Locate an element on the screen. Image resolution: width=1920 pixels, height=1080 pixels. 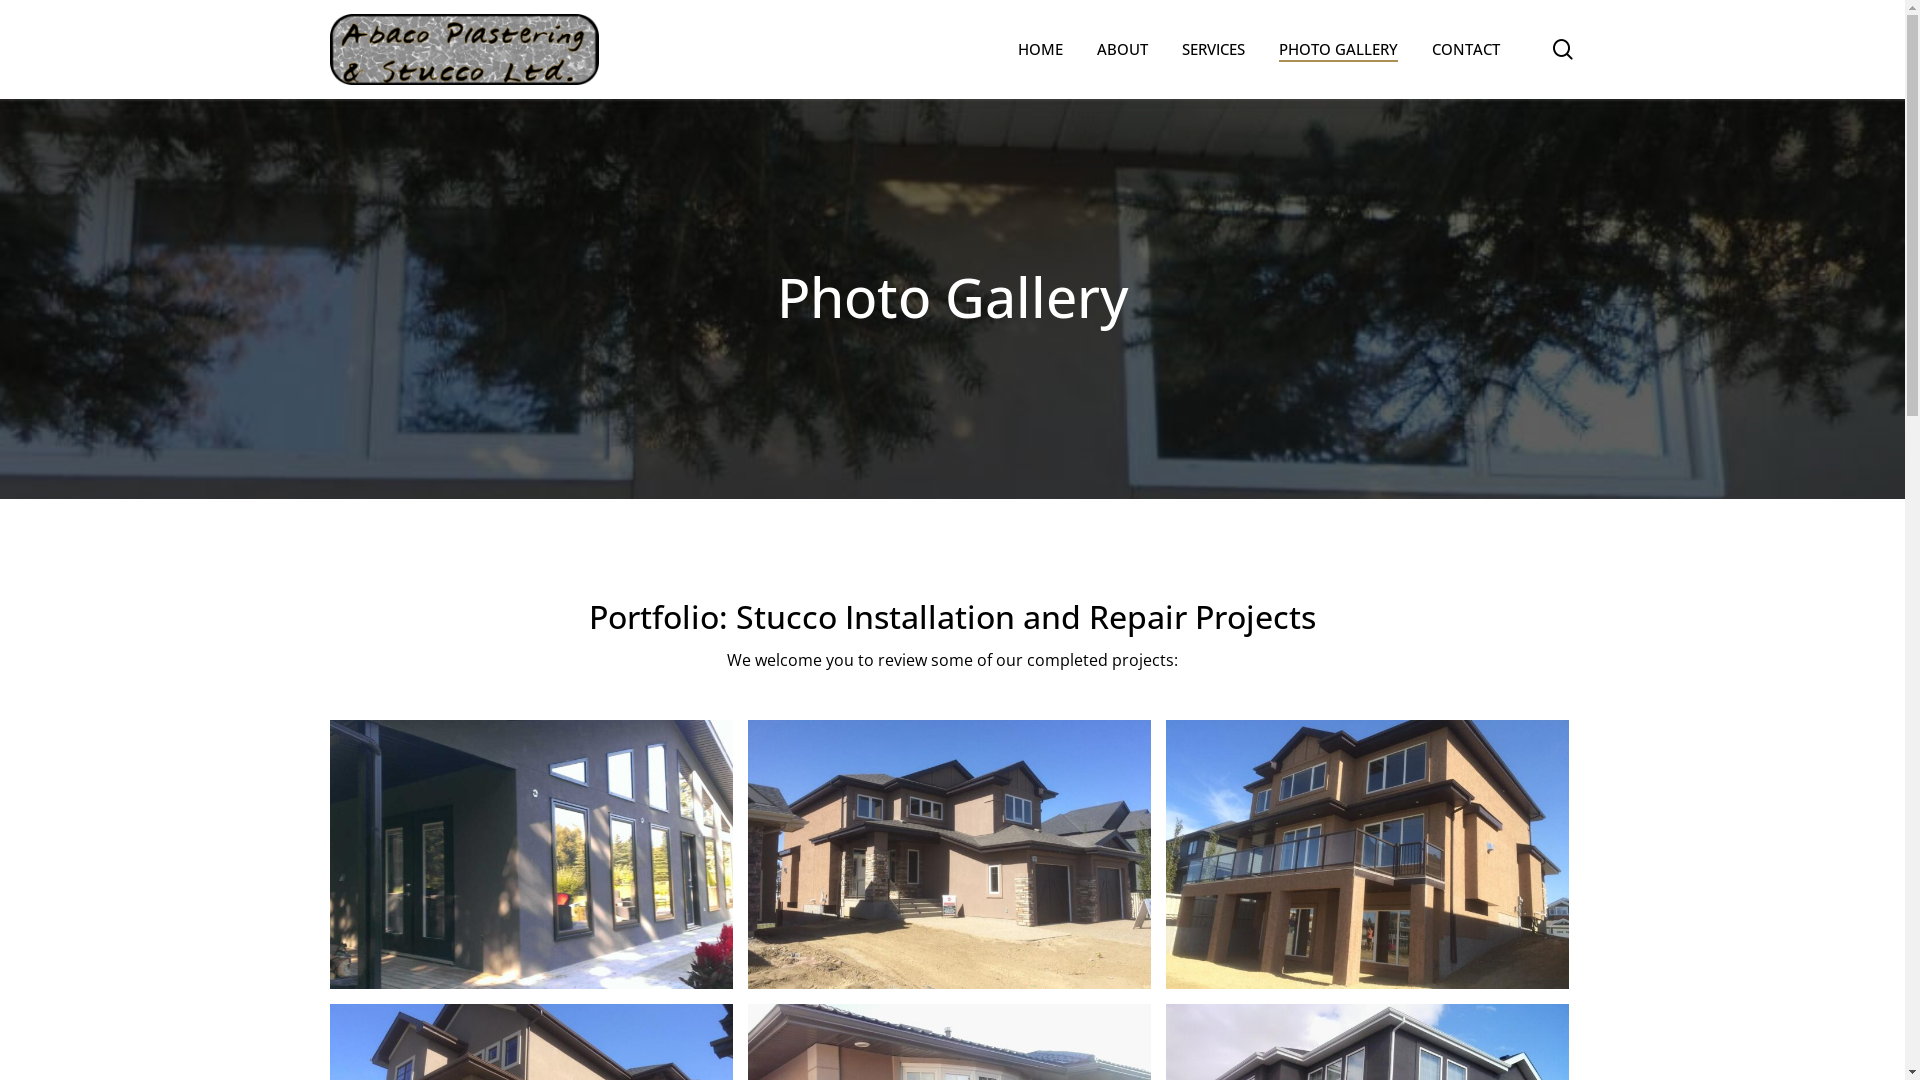
'18' is located at coordinates (948, 854).